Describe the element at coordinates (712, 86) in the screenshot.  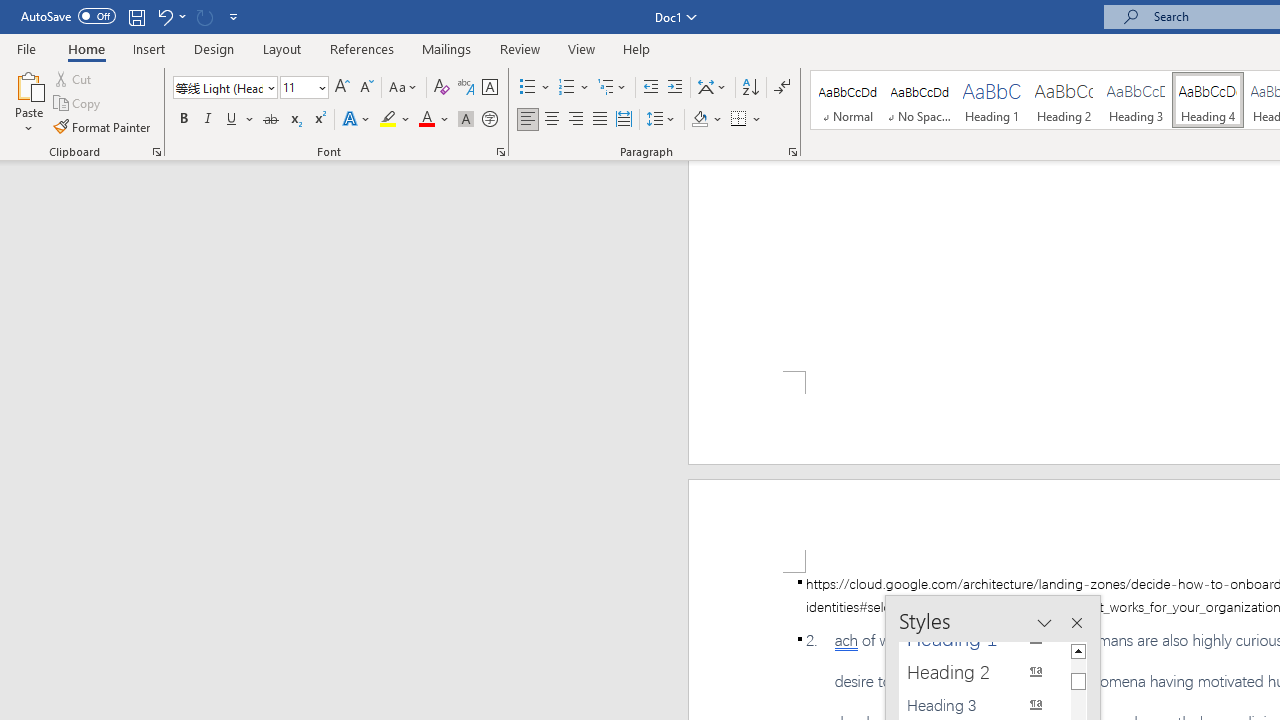
I see `'Asian Layout'` at that location.